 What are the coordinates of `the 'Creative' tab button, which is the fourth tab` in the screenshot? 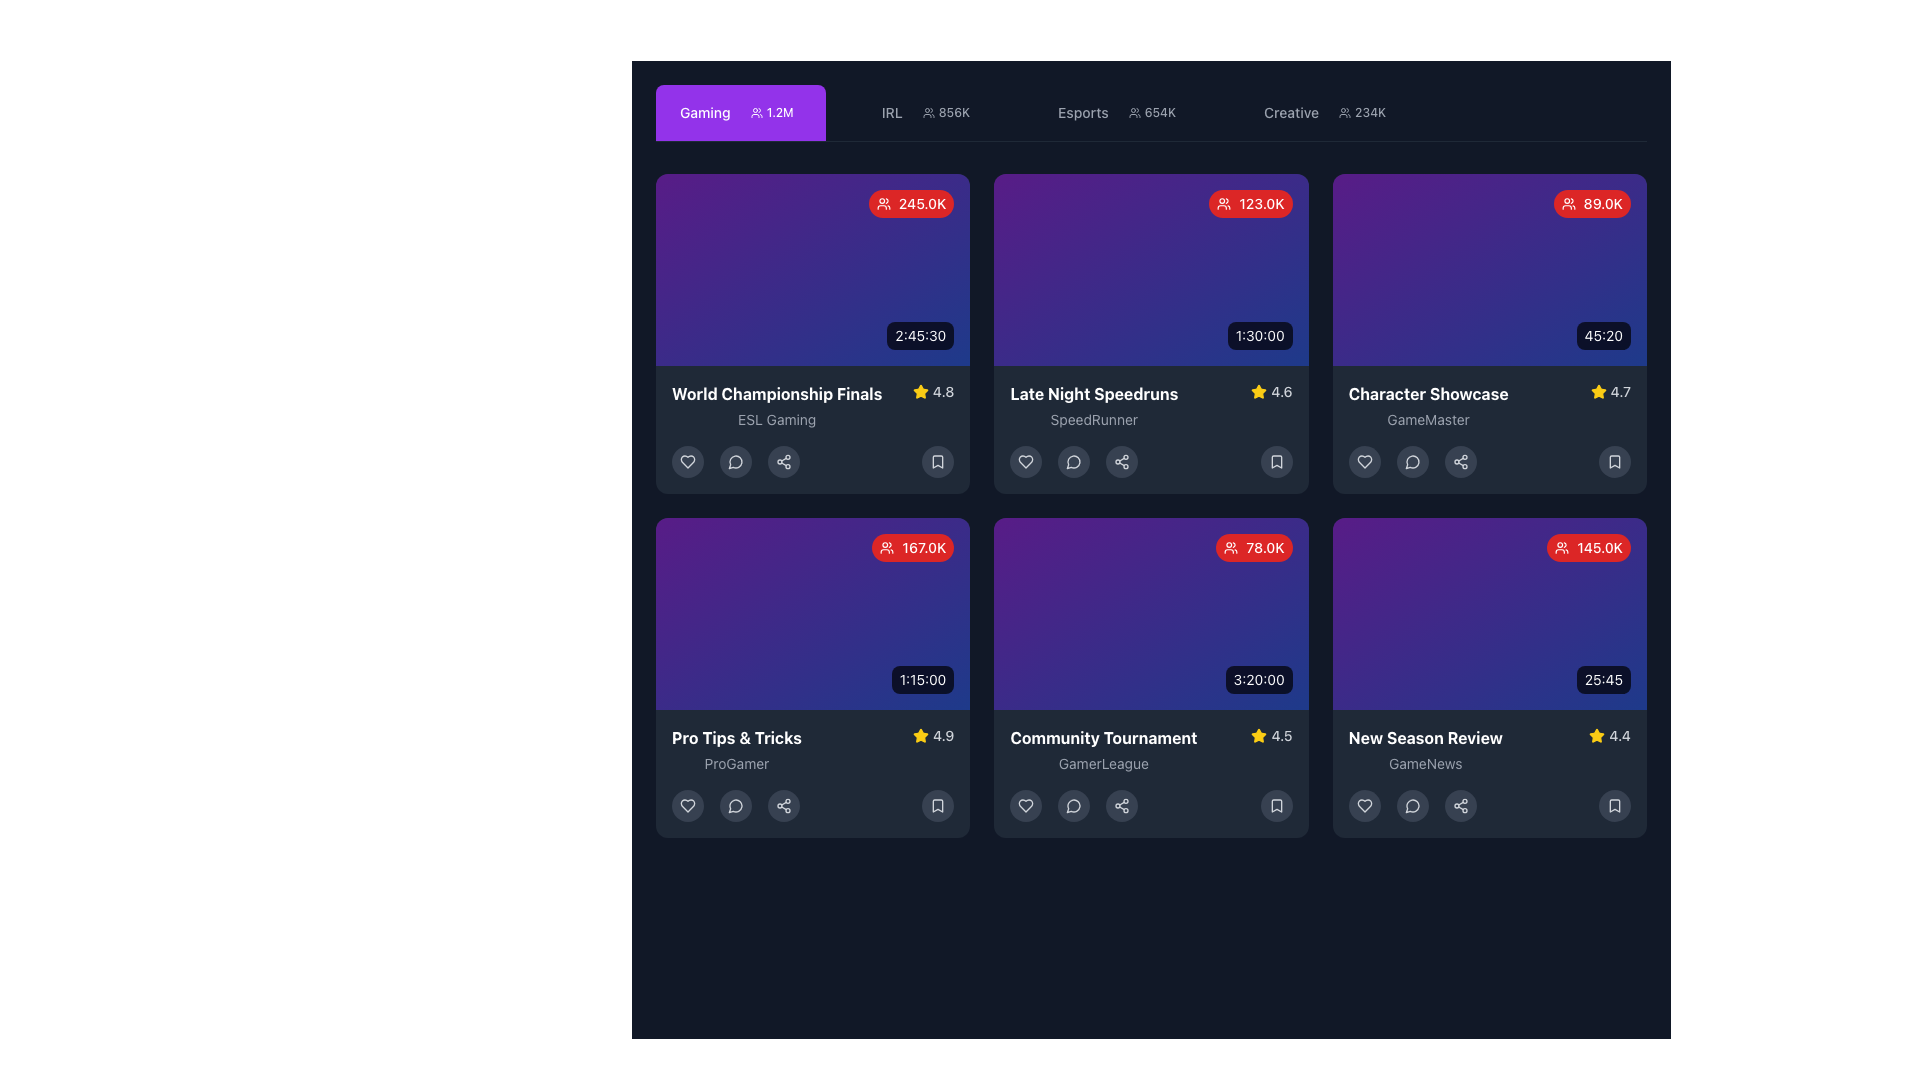 It's located at (1329, 112).